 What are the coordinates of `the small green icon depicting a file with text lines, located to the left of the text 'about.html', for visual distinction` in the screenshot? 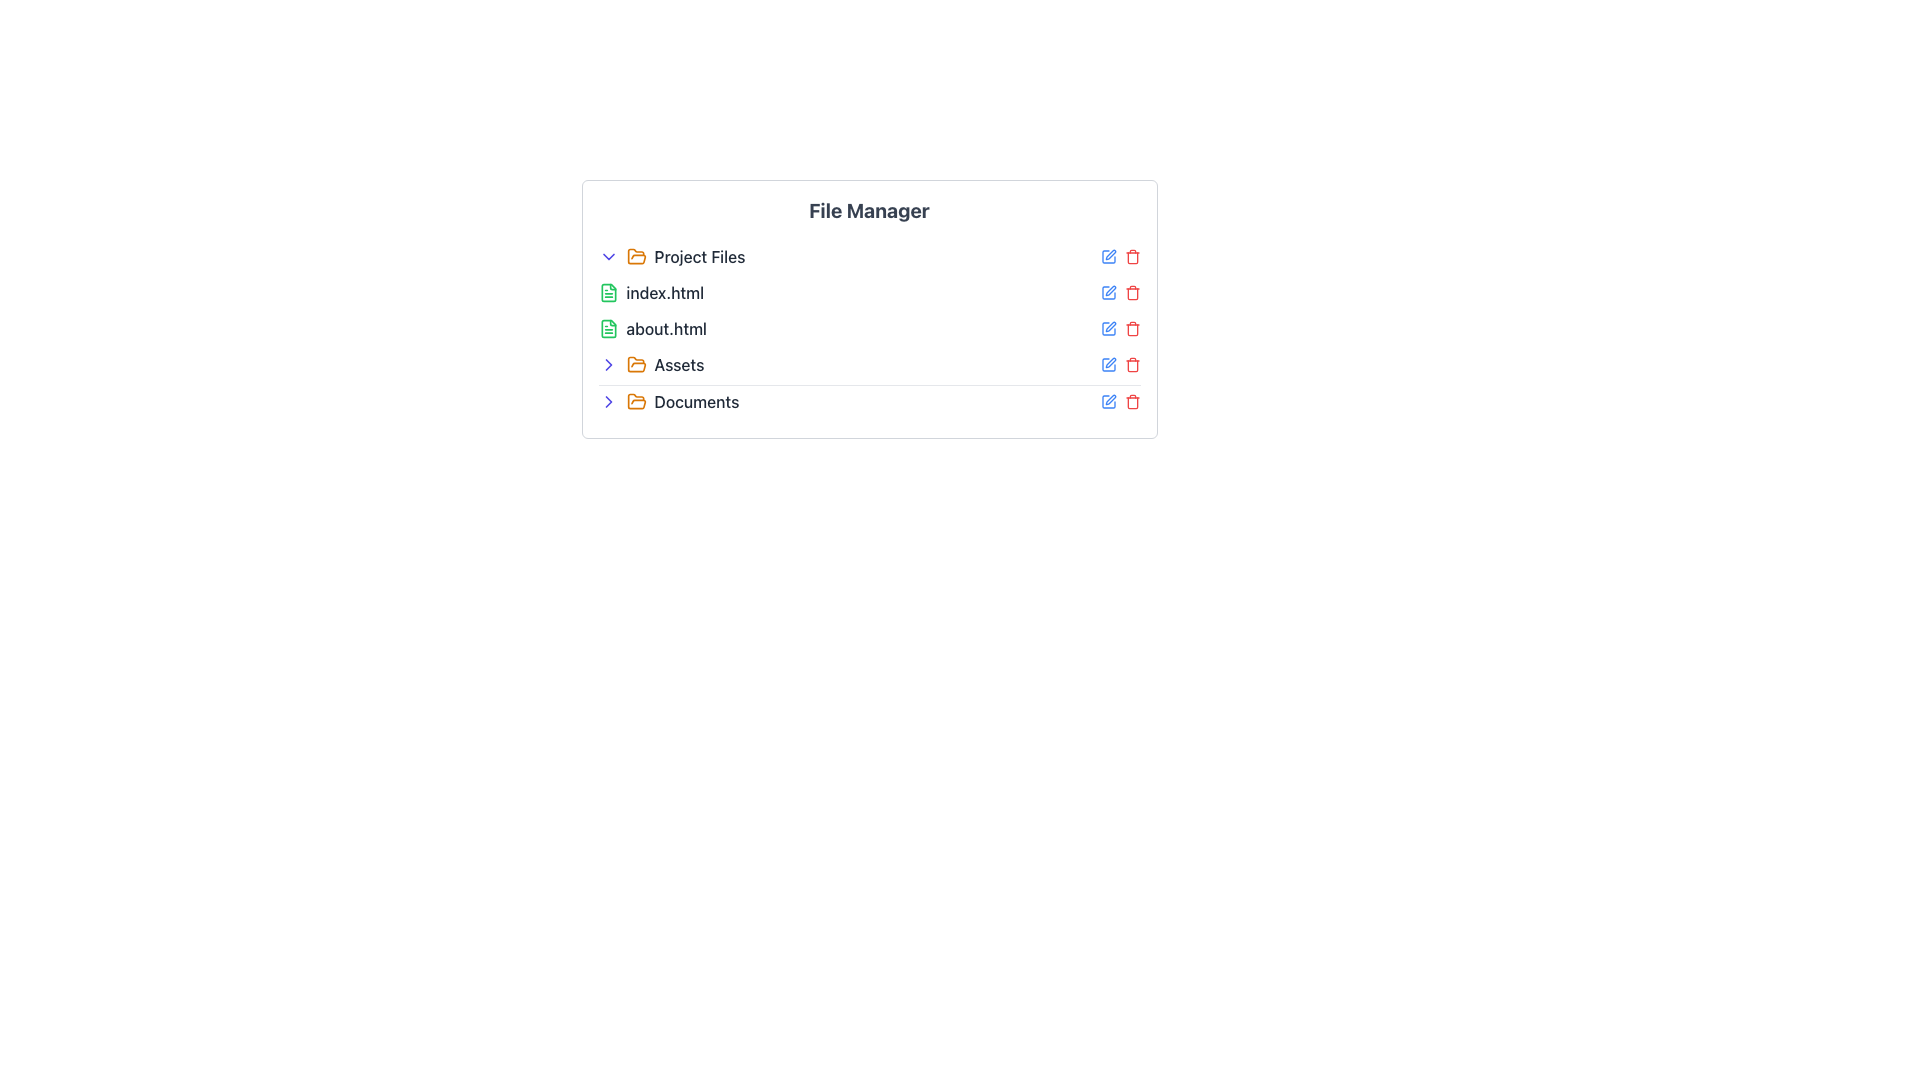 It's located at (607, 327).